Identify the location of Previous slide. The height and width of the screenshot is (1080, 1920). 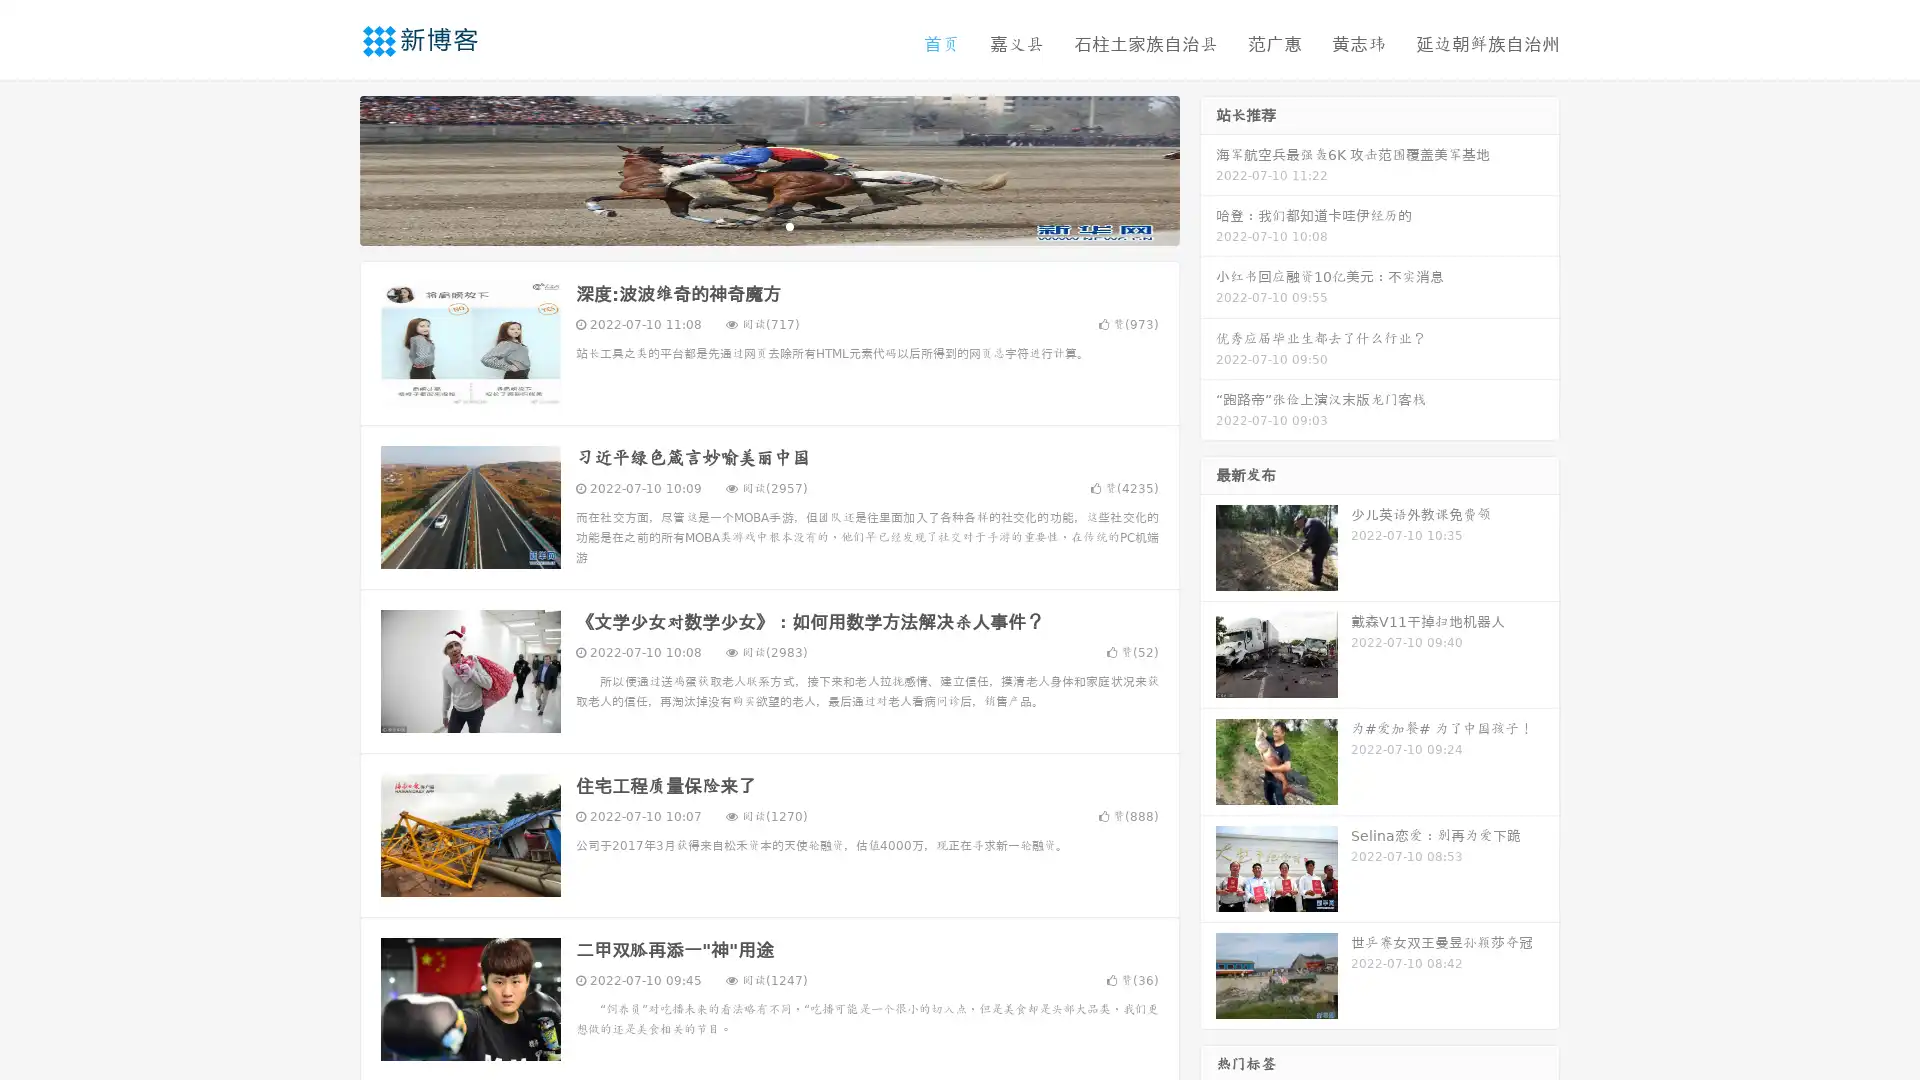
(330, 168).